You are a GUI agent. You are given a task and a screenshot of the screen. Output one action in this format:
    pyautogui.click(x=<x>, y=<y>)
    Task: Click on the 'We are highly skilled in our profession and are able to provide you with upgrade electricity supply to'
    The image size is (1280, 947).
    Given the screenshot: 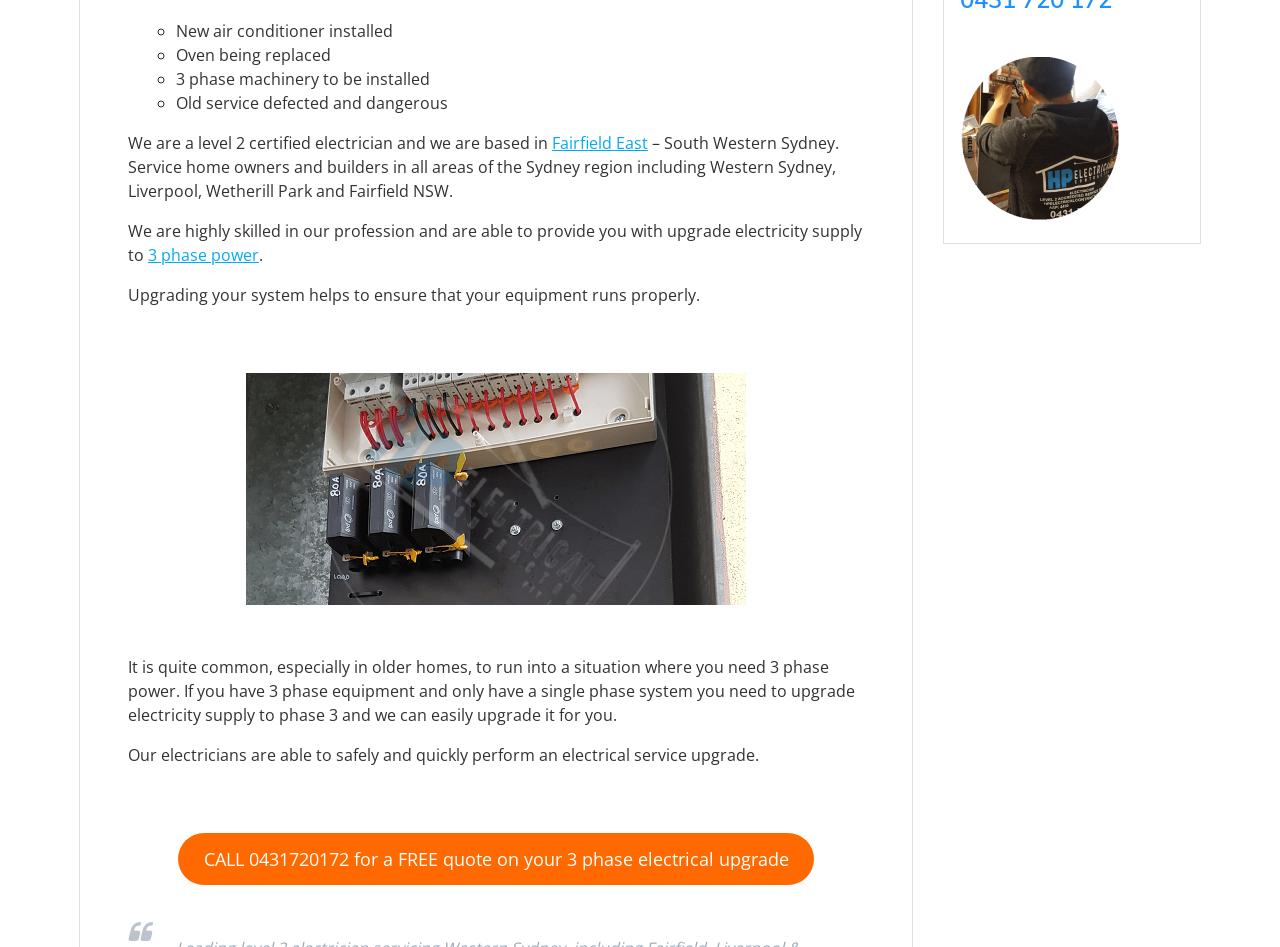 What is the action you would take?
    pyautogui.click(x=494, y=241)
    